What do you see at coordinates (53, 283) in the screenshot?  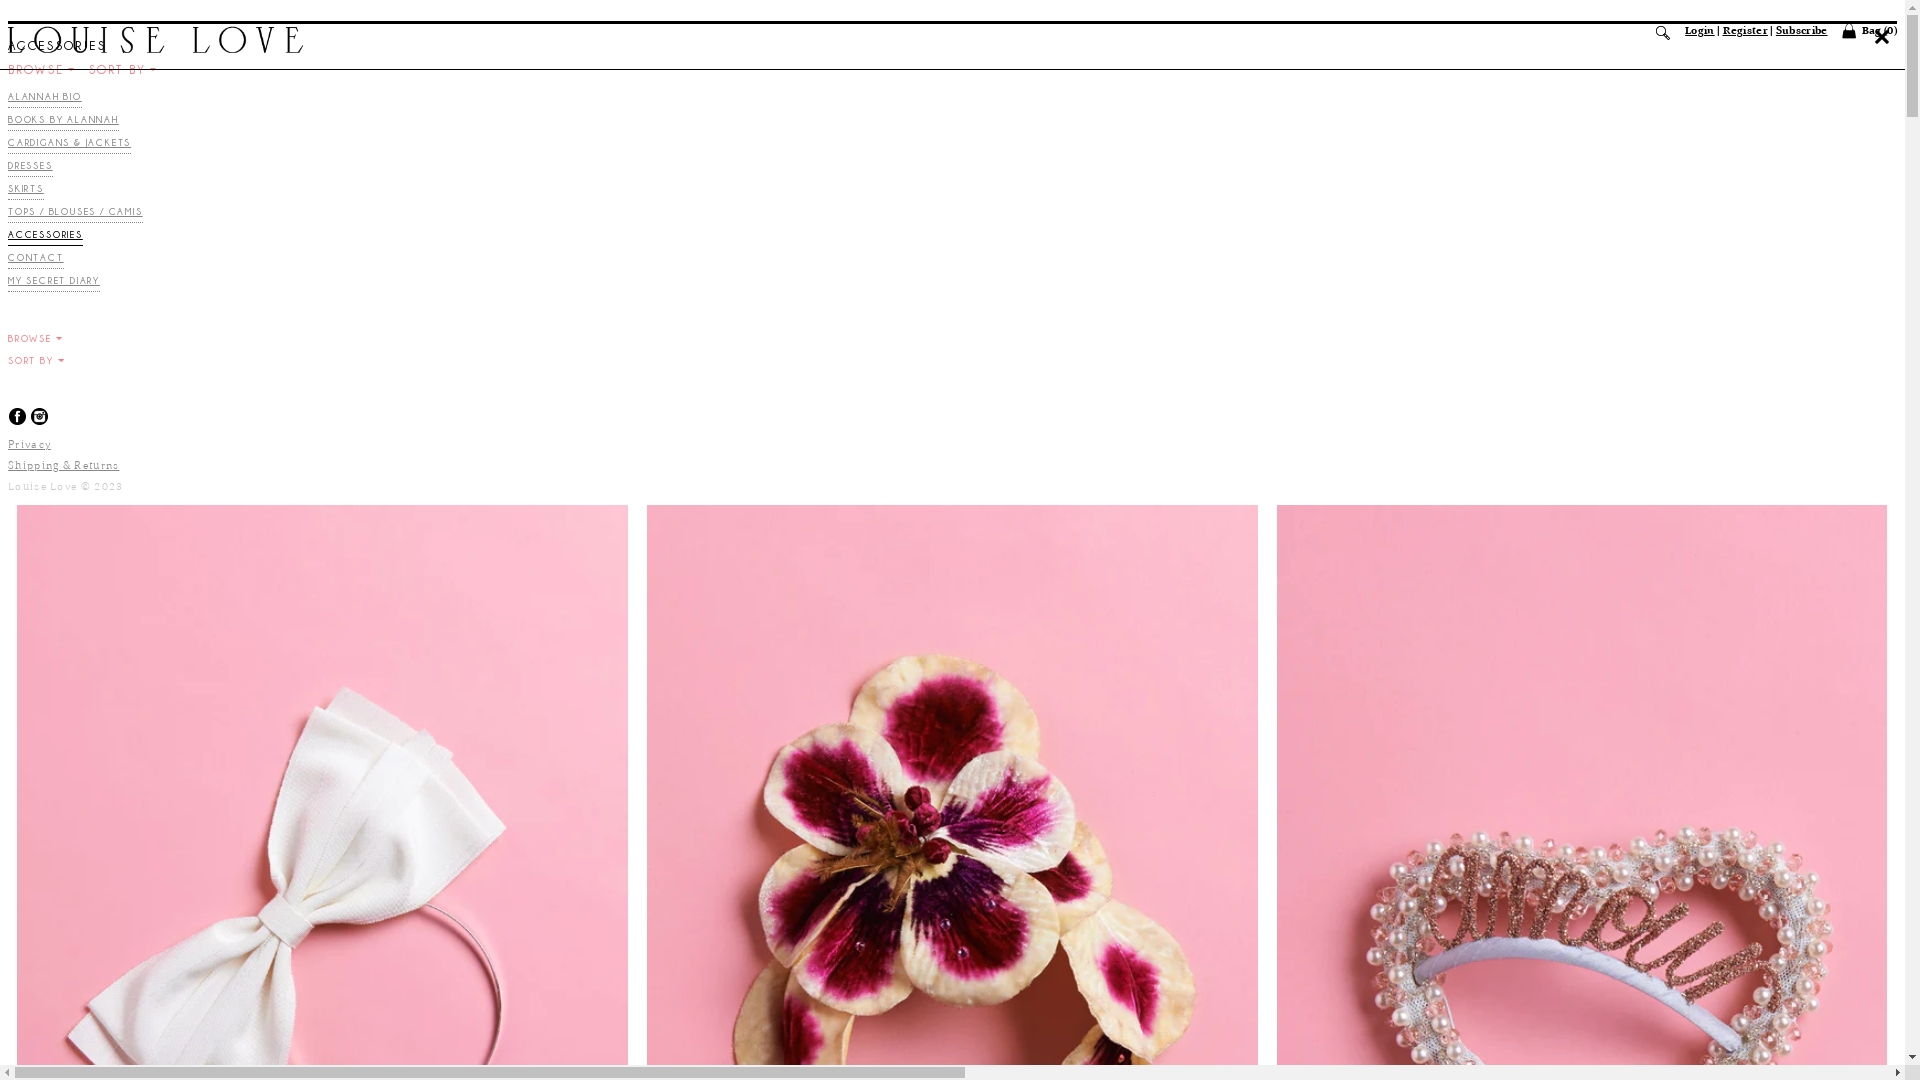 I see `'MY SECRET DIARY'` at bounding box center [53, 283].